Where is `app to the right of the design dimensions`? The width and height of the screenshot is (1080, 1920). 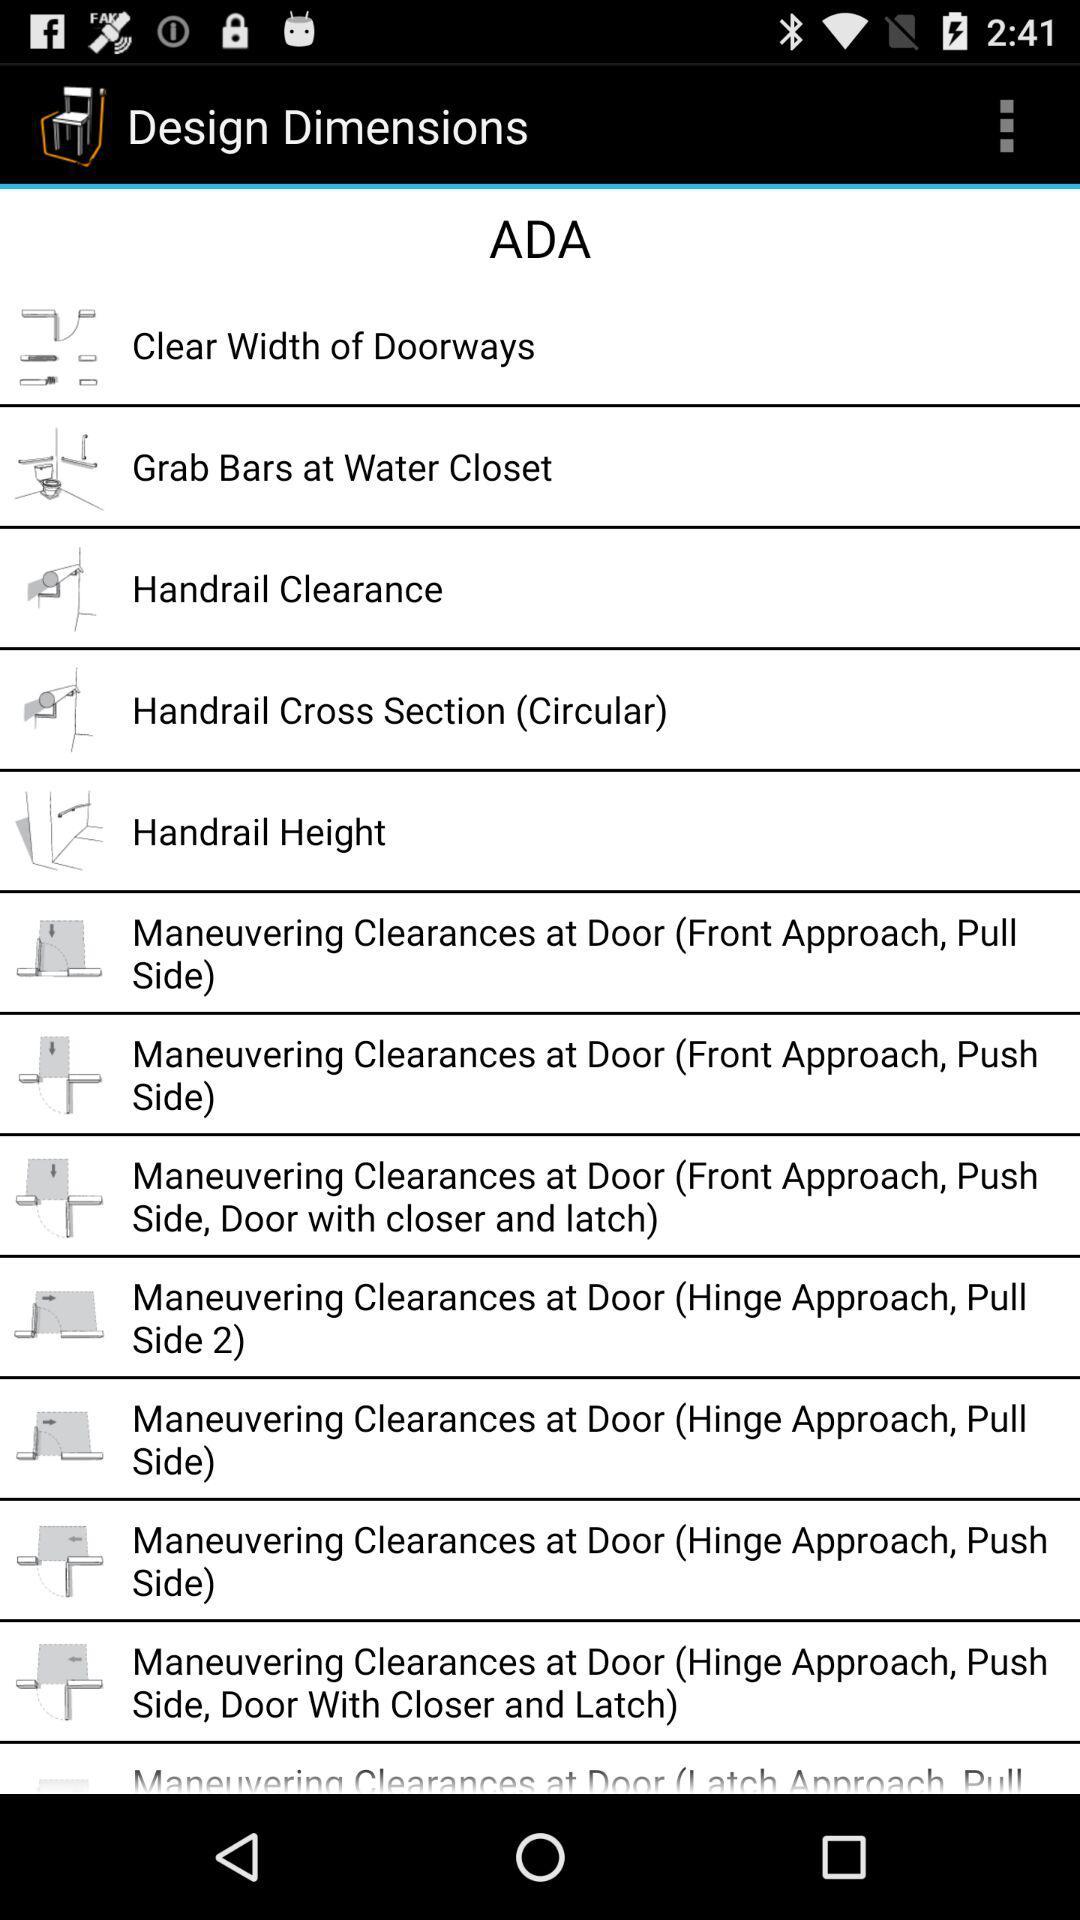 app to the right of the design dimensions is located at coordinates (1006, 124).